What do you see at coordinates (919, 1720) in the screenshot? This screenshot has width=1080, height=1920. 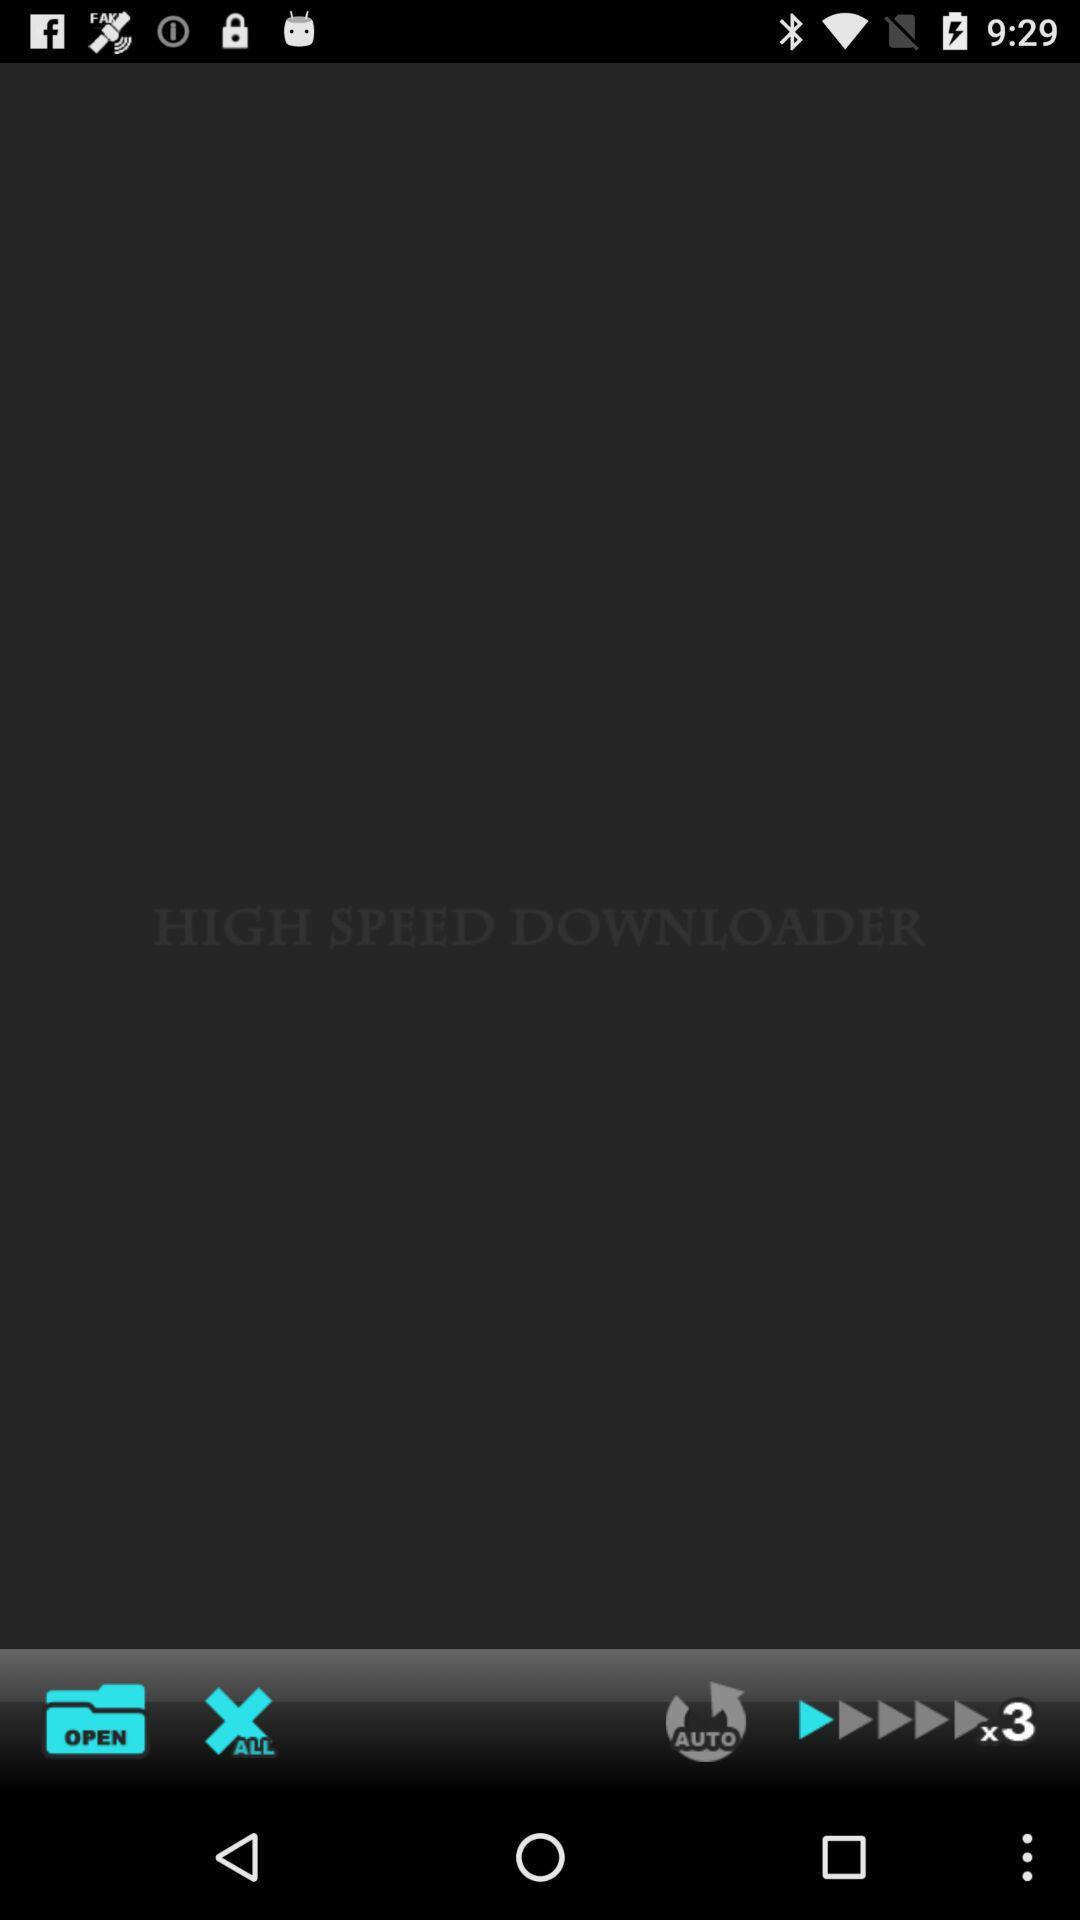 I see `forward` at bounding box center [919, 1720].